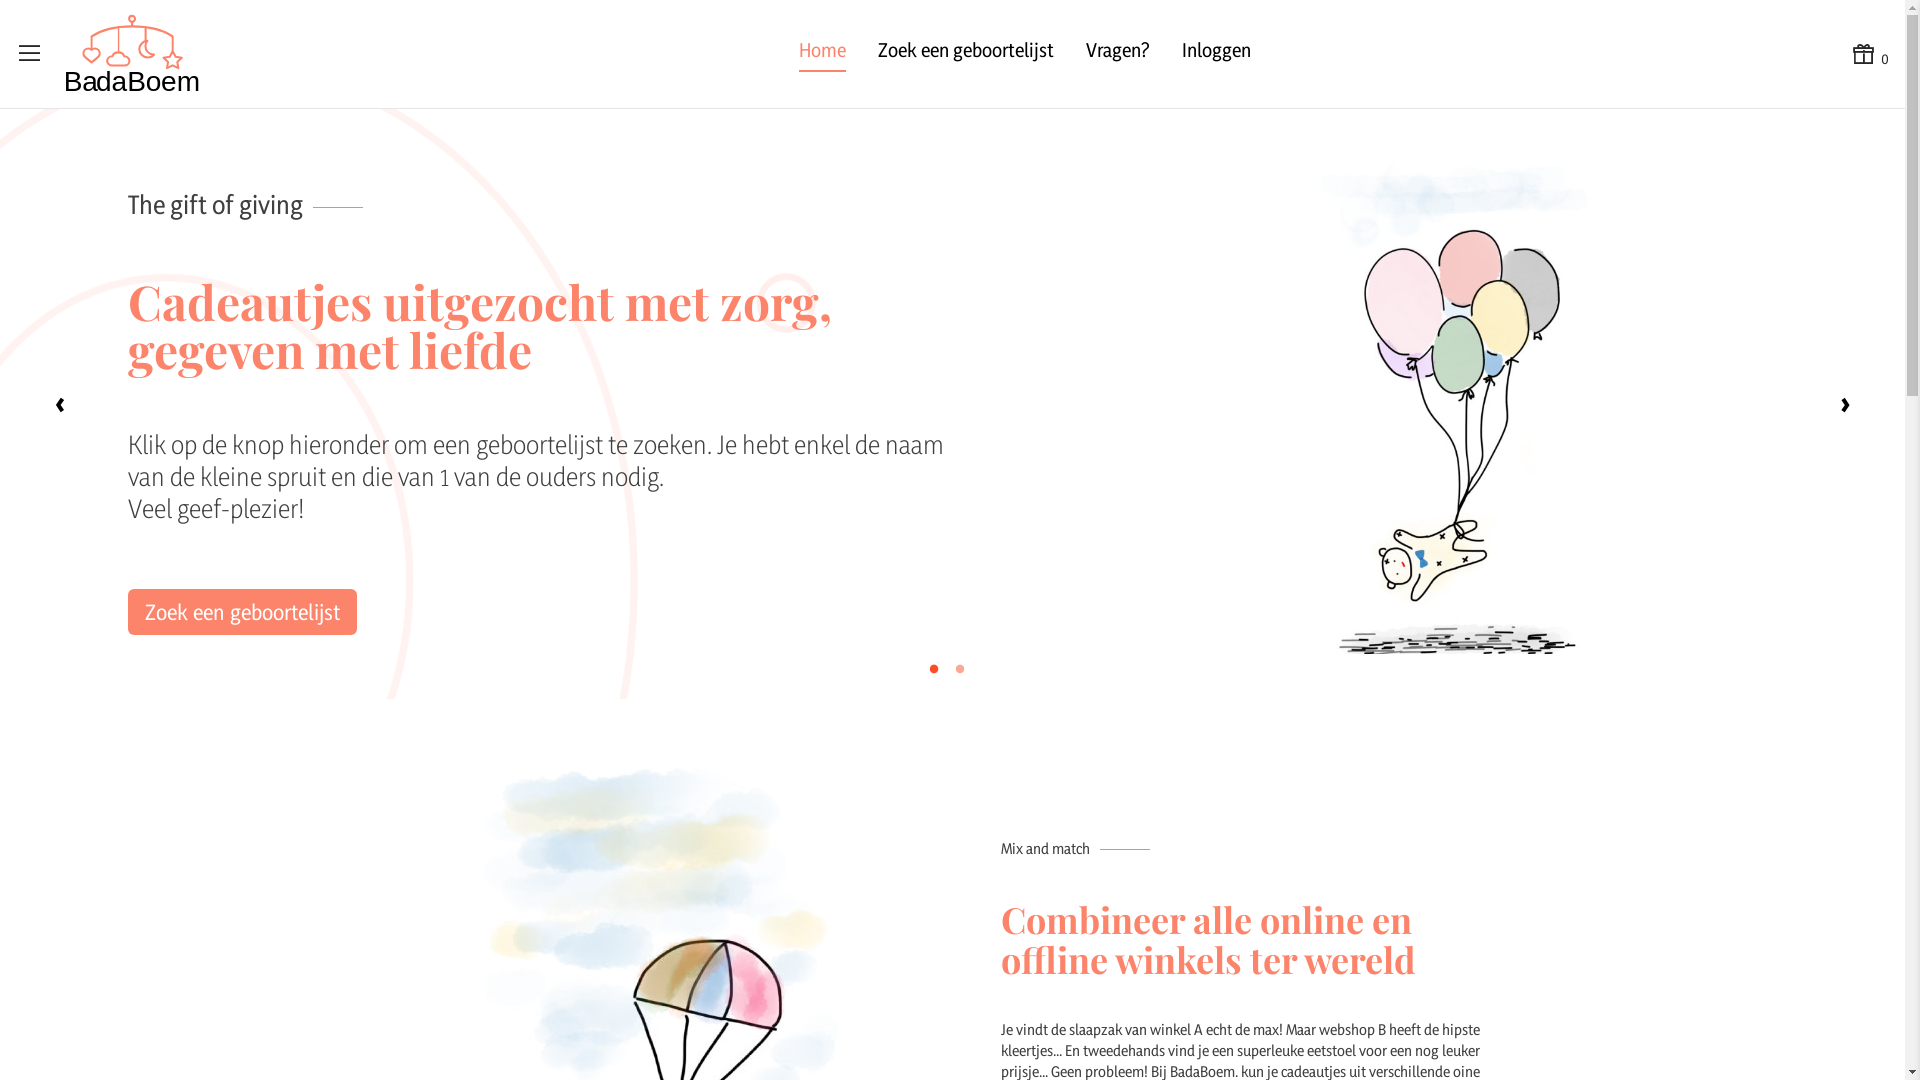 The width and height of the screenshot is (1920, 1080). Describe the element at coordinates (797, 53) in the screenshot. I see `'Home'` at that location.